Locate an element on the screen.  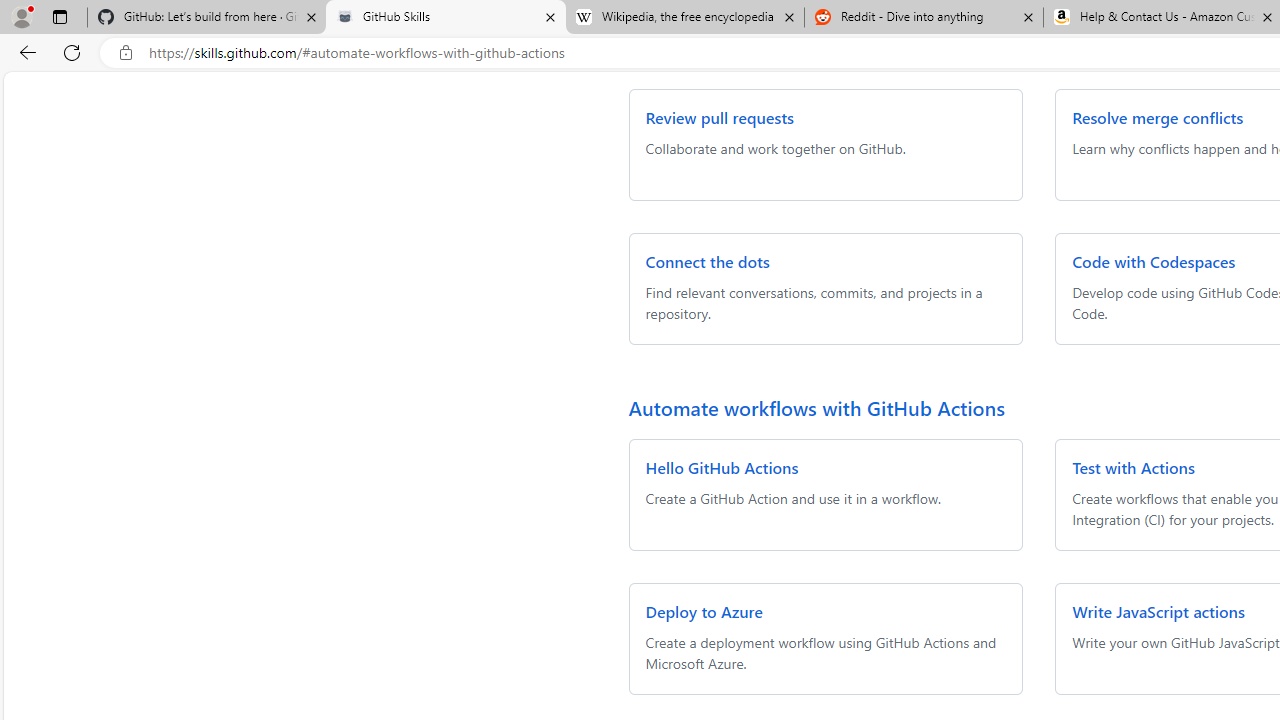
'GitHub Skills' is located at coordinates (444, 17).